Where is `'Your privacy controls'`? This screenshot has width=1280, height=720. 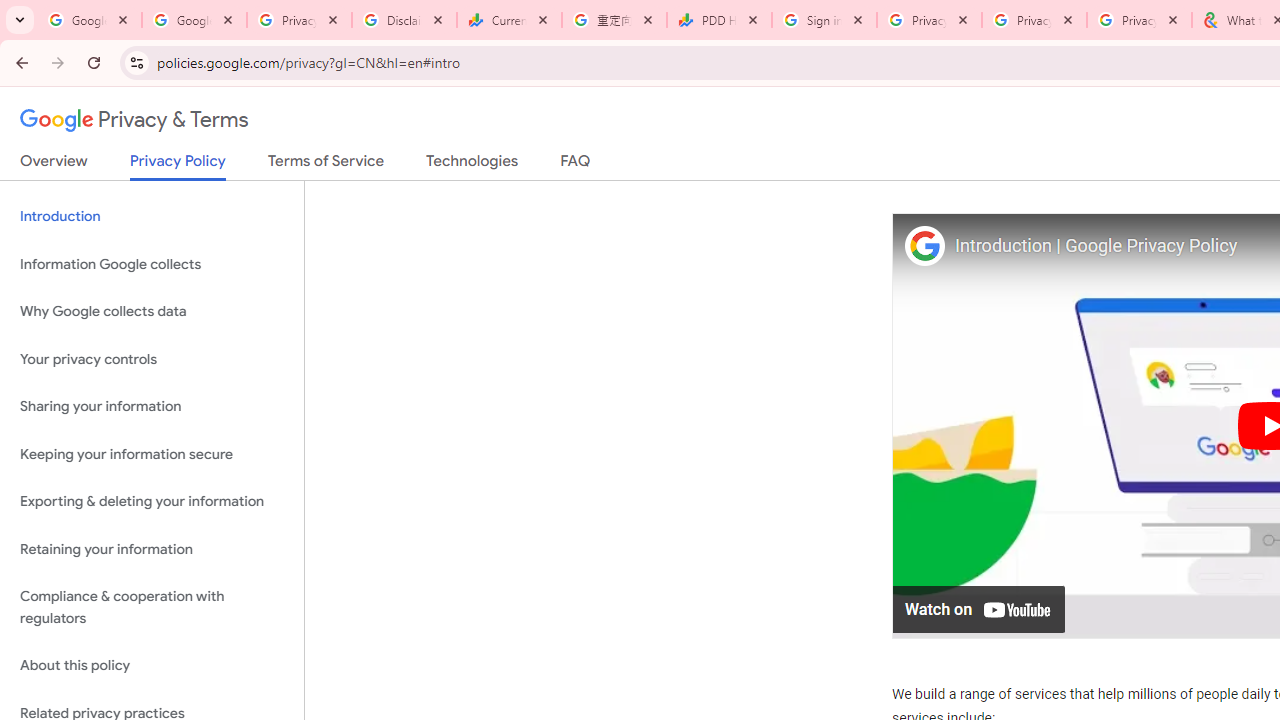
'Your privacy controls' is located at coordinates (151, 358).